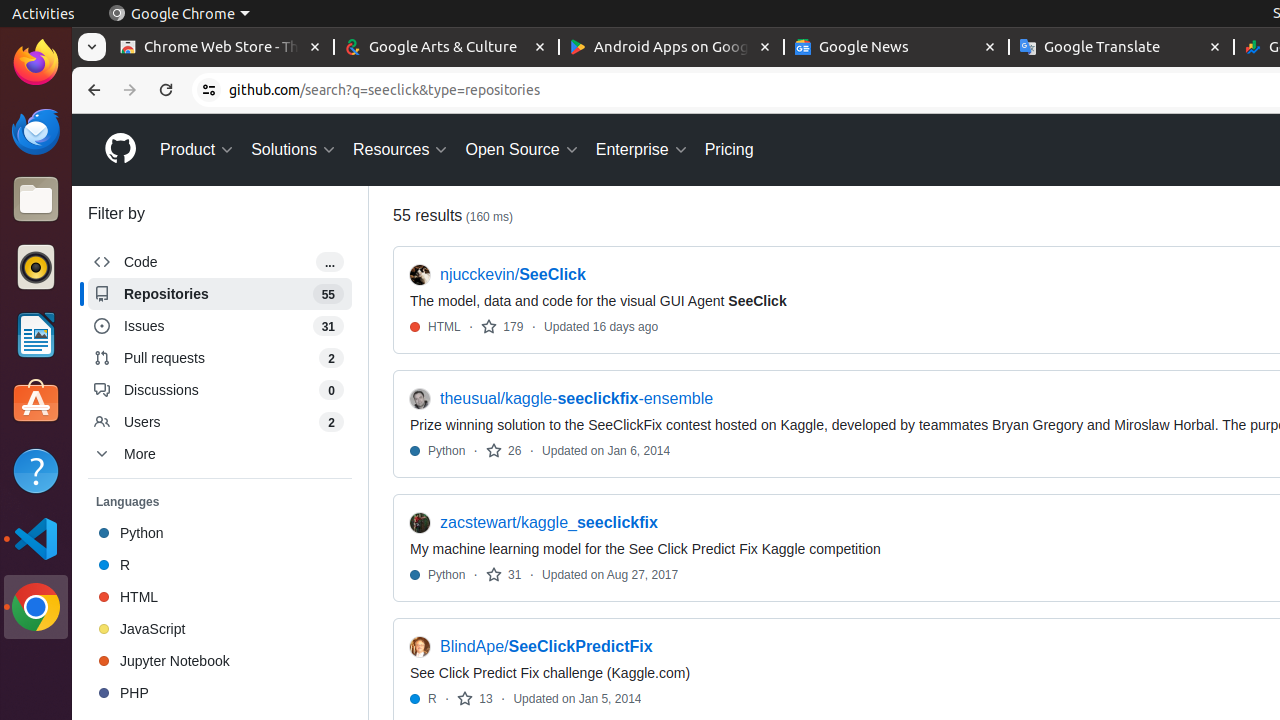 The height and width of the screenshot is (720, 1280). I want to click on 'Thunderbird Mail', so click(35, 130).